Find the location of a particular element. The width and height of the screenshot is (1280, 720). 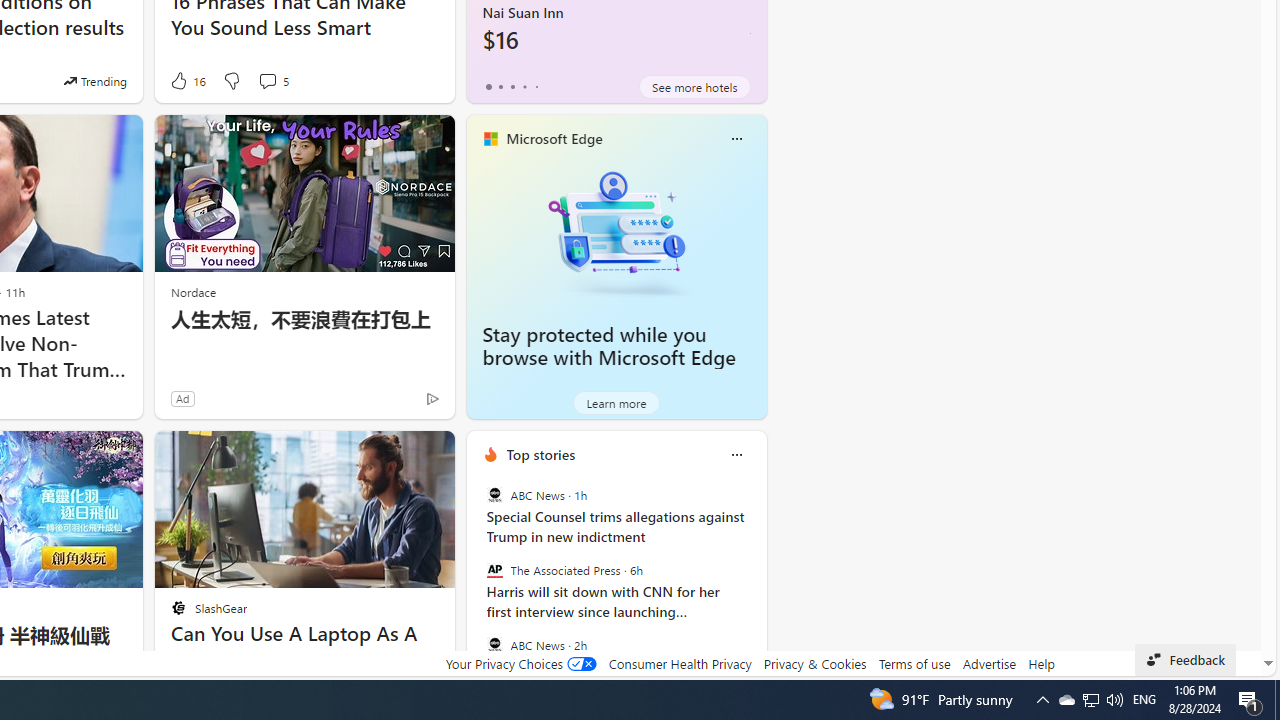

'tab-2' is located at coordinates (512, 86).